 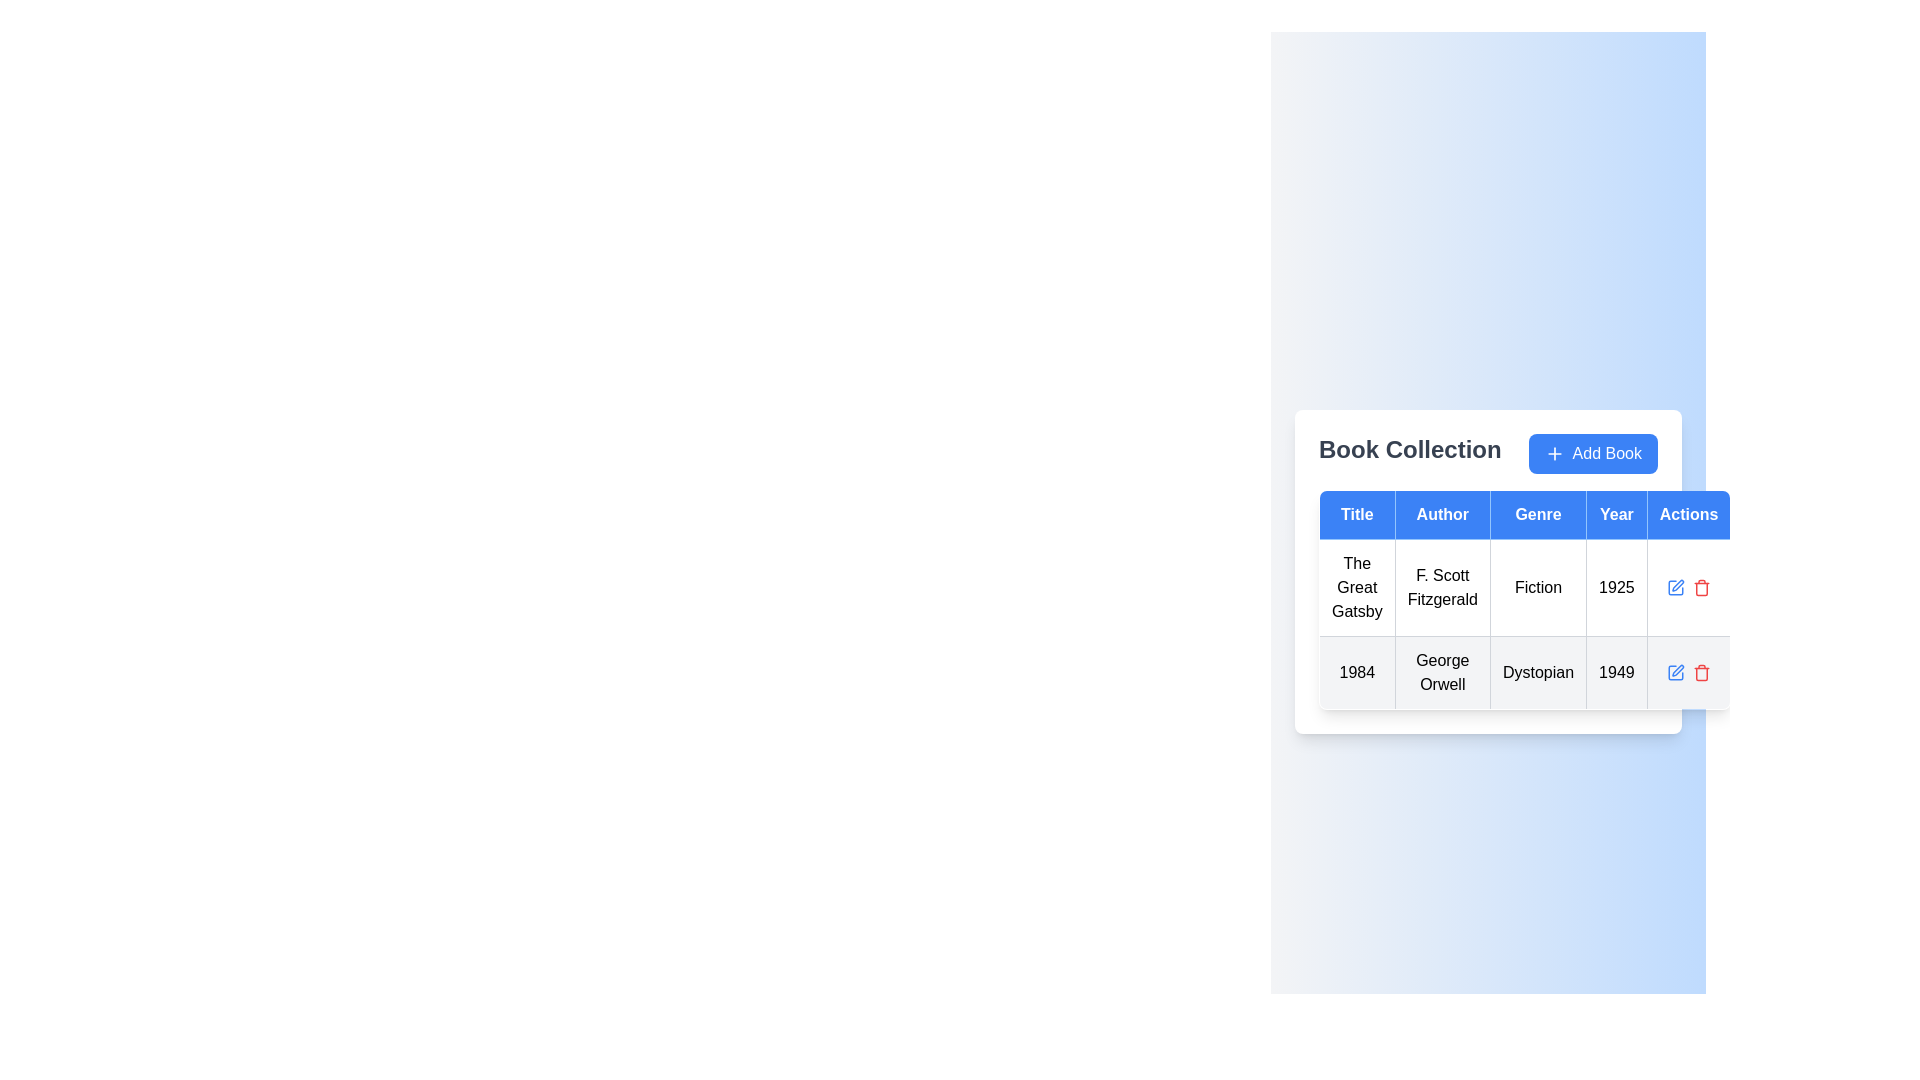 What do you see at coordinates (1616, 672) in the screenshot?
I see `the text label indicating the publication year of the book '1984' located in the second row of the 'Year' column in the table` at bounding box center [1616, 672].